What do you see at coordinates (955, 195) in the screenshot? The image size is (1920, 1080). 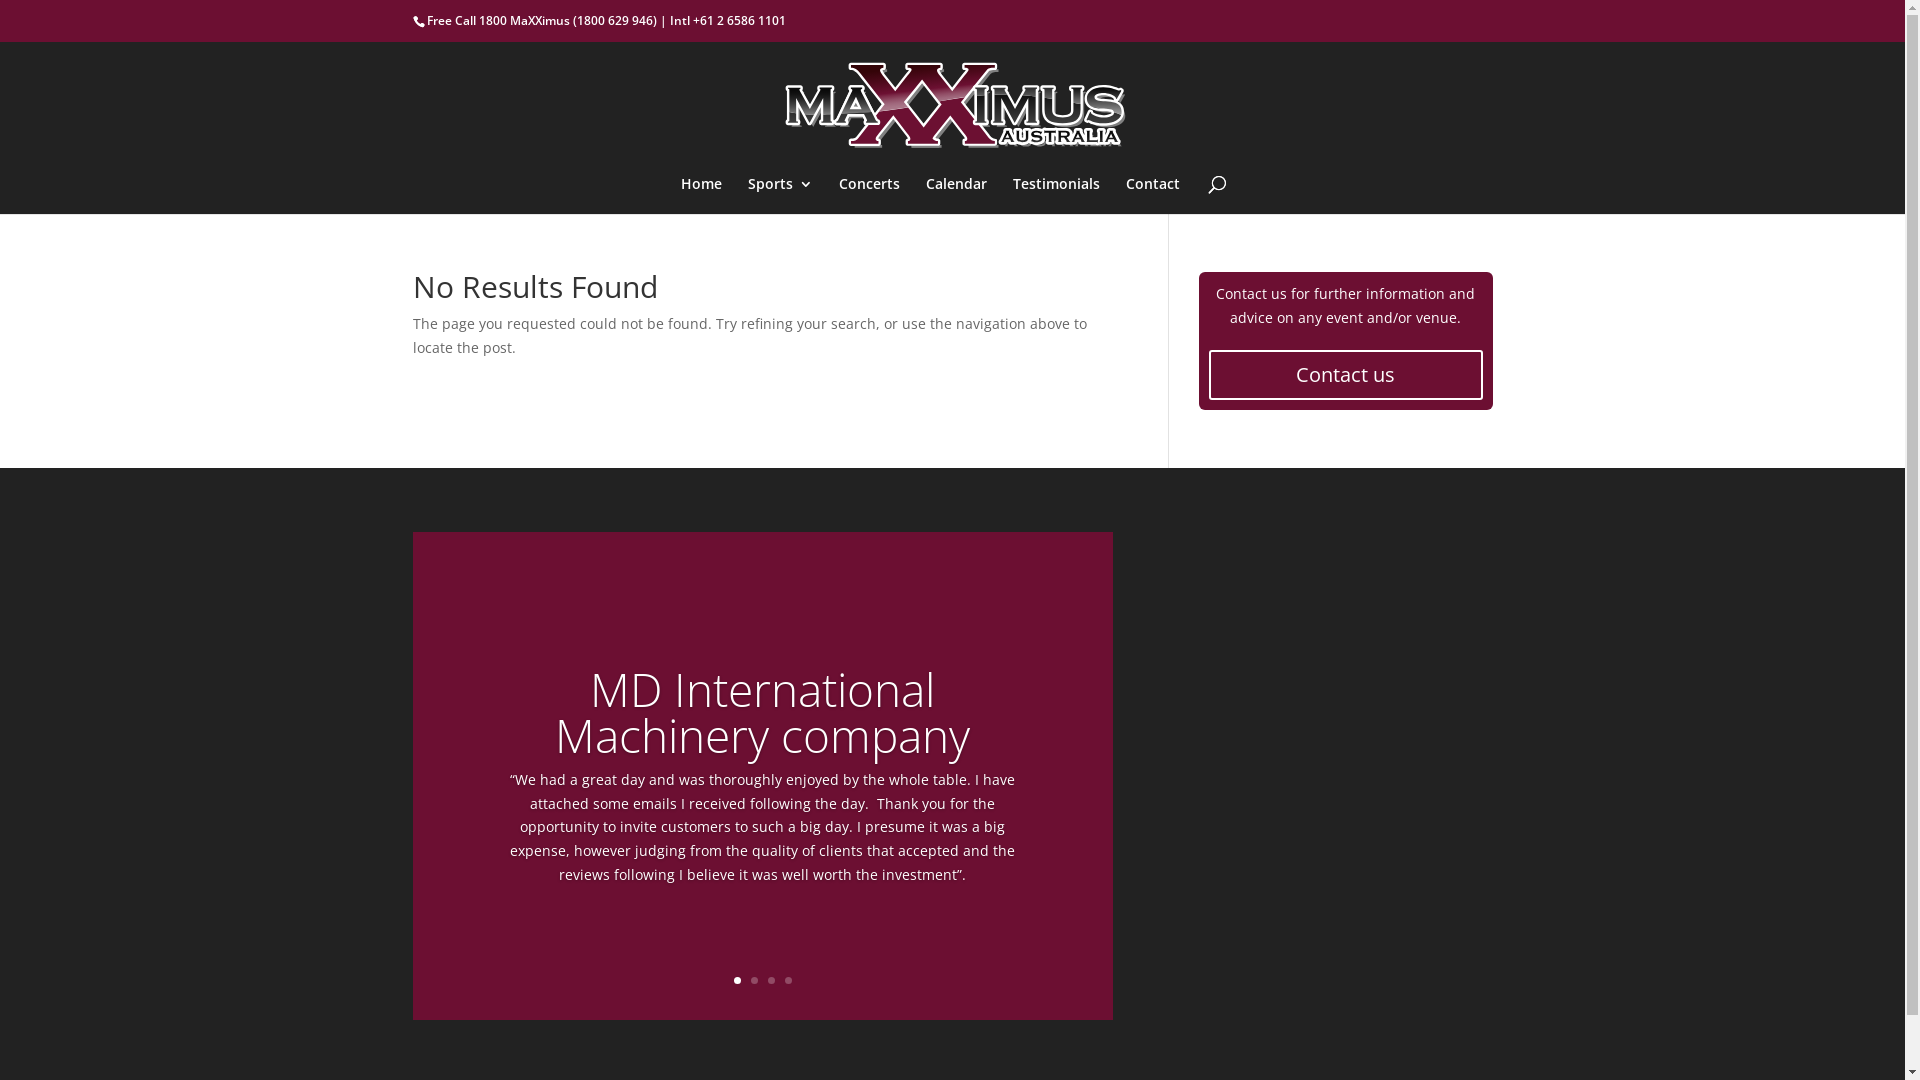 I see `'Calendar'` at bounding box center [955, 195].